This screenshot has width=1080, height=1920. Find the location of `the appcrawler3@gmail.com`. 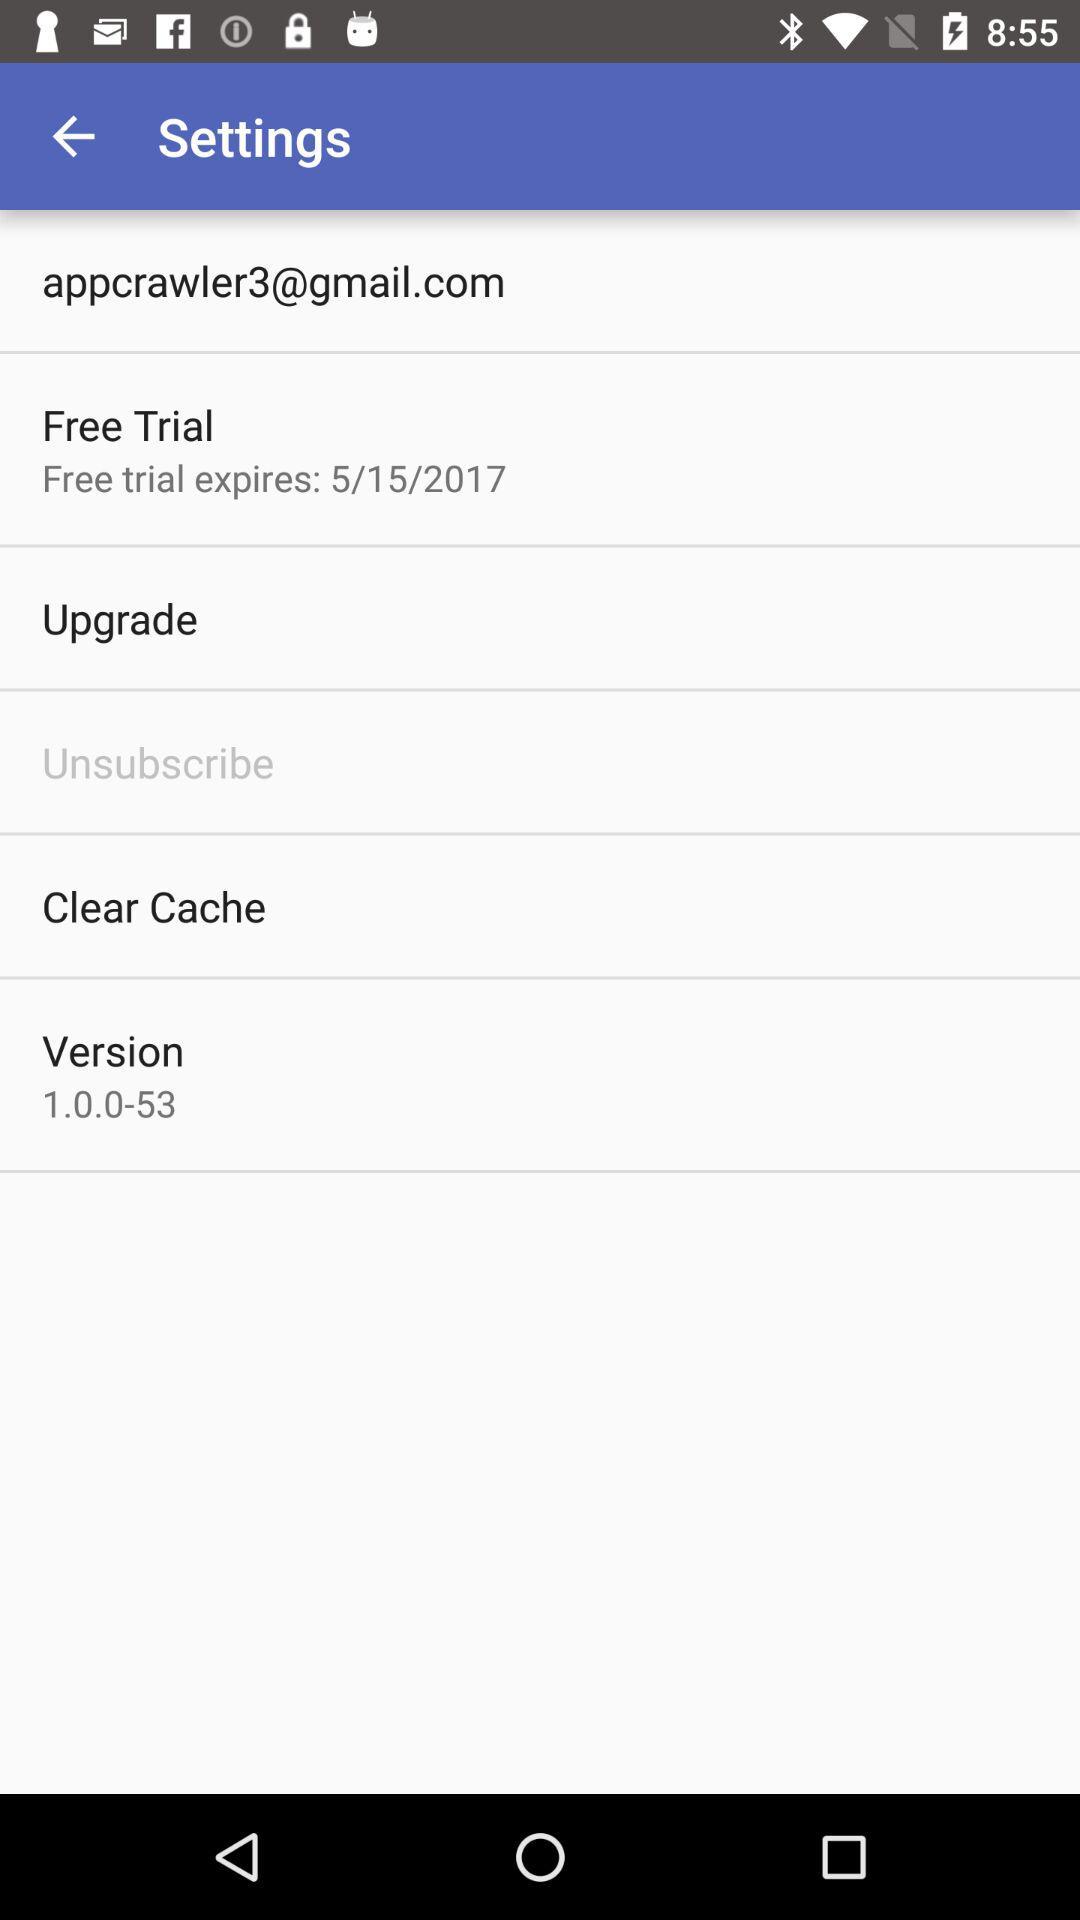

the appcrawler3@gmail.com is located at coordinates (273, 279).